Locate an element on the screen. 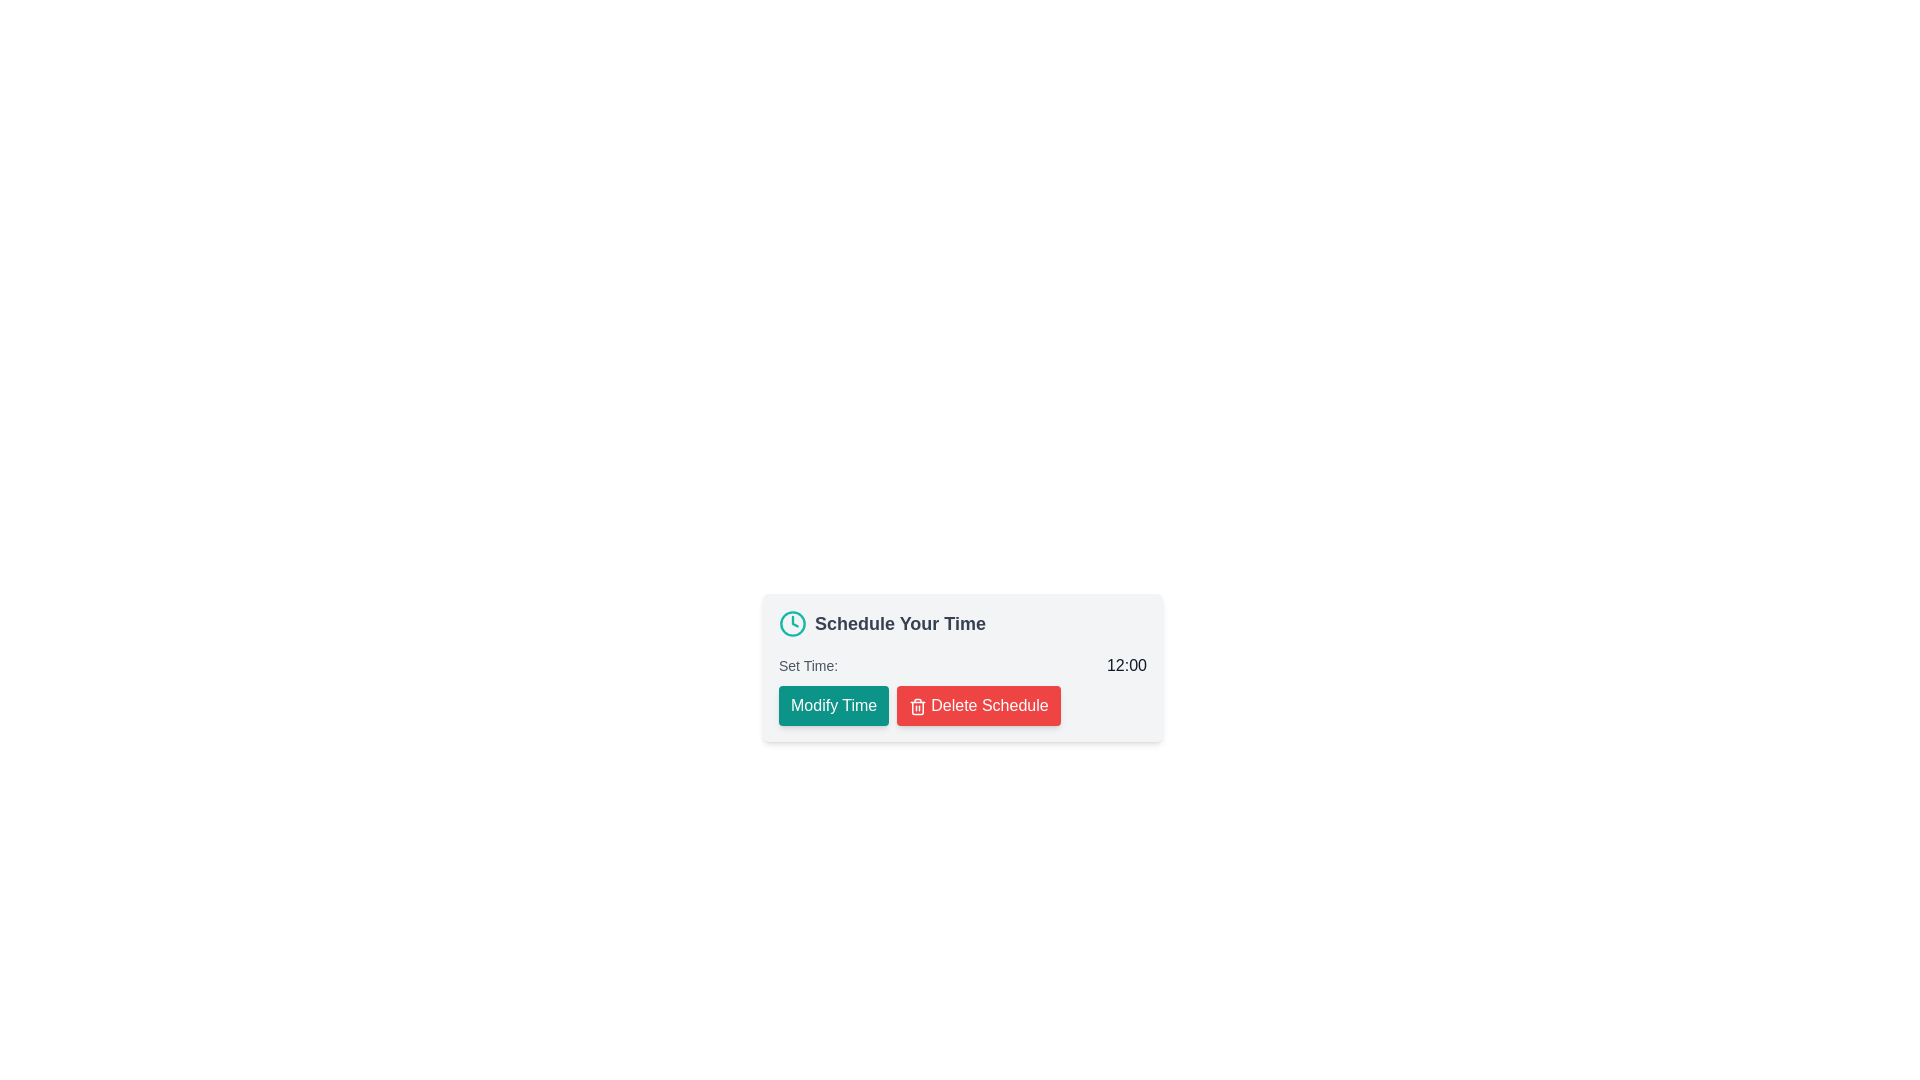 This screenshot has height=1080, width=1920. text 'Schedule Your Time' from the heading with a teal clock icon located at the top of the card-style interface is located at coordinates (963, 623).